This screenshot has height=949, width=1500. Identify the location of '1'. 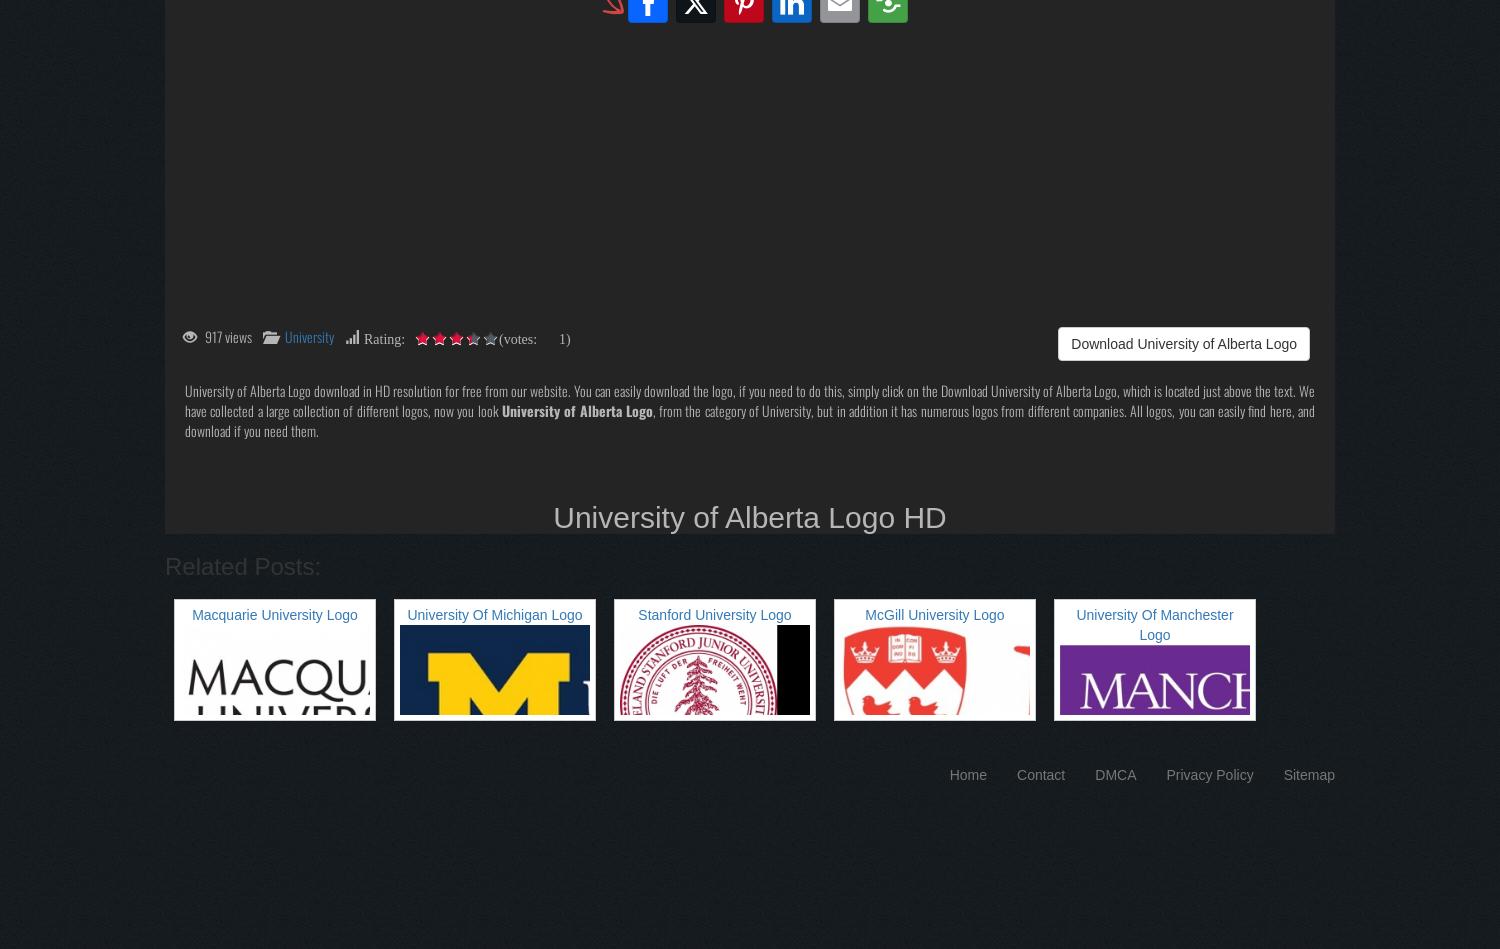
(559, 336).